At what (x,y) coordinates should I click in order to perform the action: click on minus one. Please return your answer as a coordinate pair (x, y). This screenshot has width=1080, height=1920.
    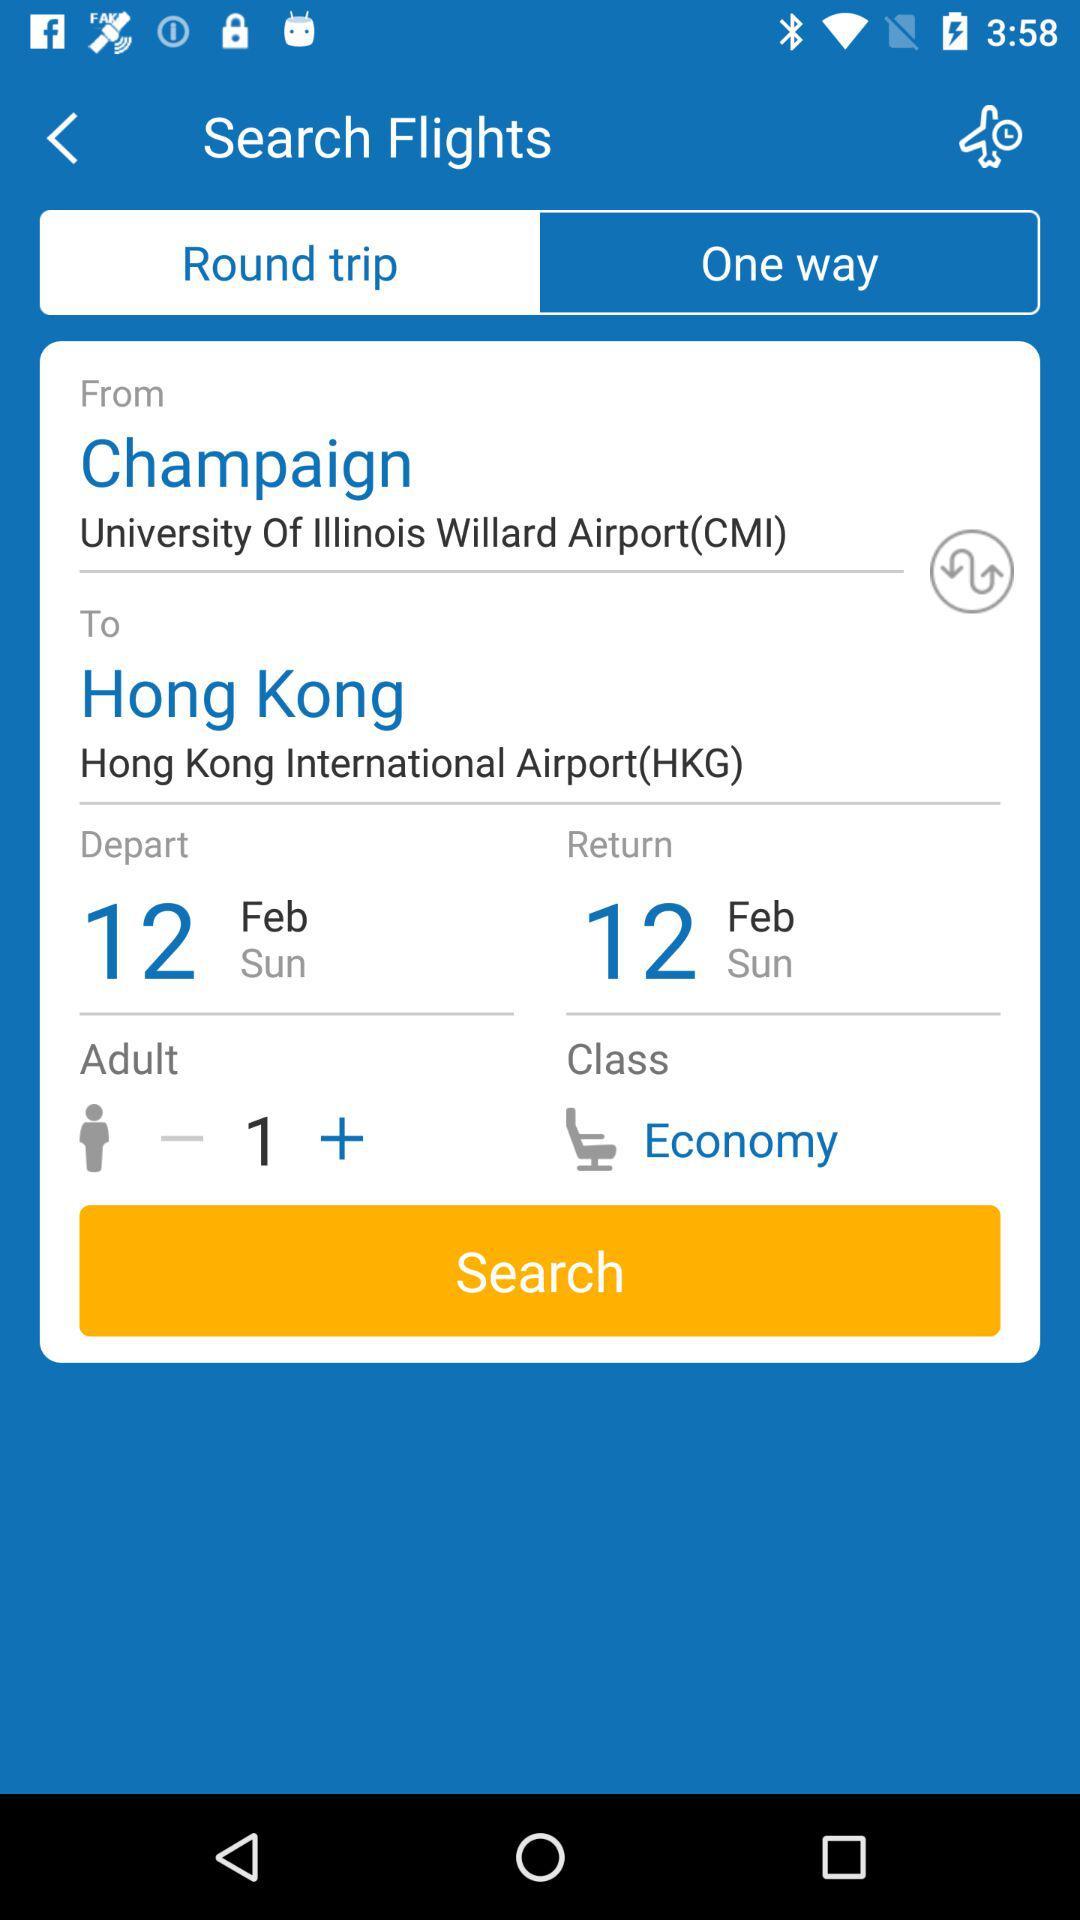
    Looking at the image, I should click on (189, 1138).